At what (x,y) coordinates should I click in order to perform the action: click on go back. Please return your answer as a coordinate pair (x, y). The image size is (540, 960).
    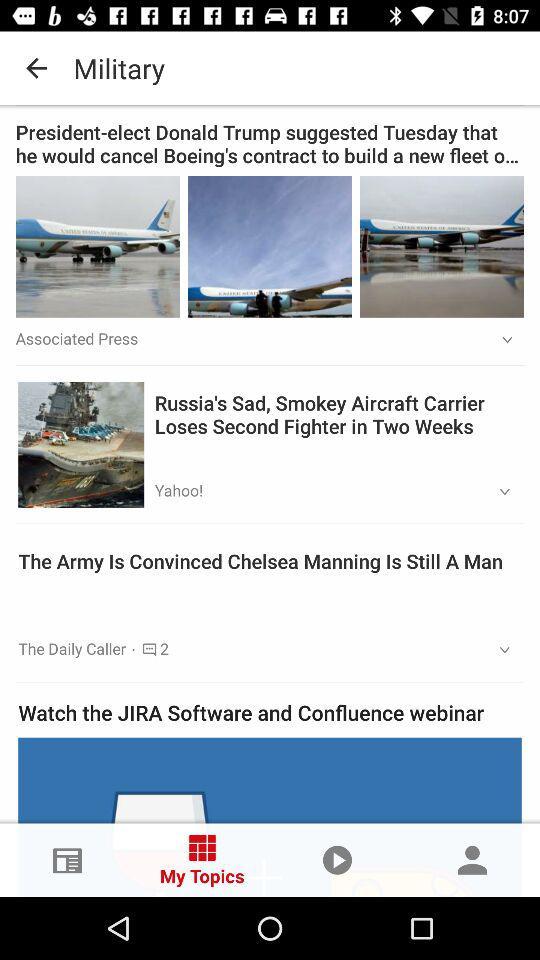
    Looking at the image, I should click on (270, 68).